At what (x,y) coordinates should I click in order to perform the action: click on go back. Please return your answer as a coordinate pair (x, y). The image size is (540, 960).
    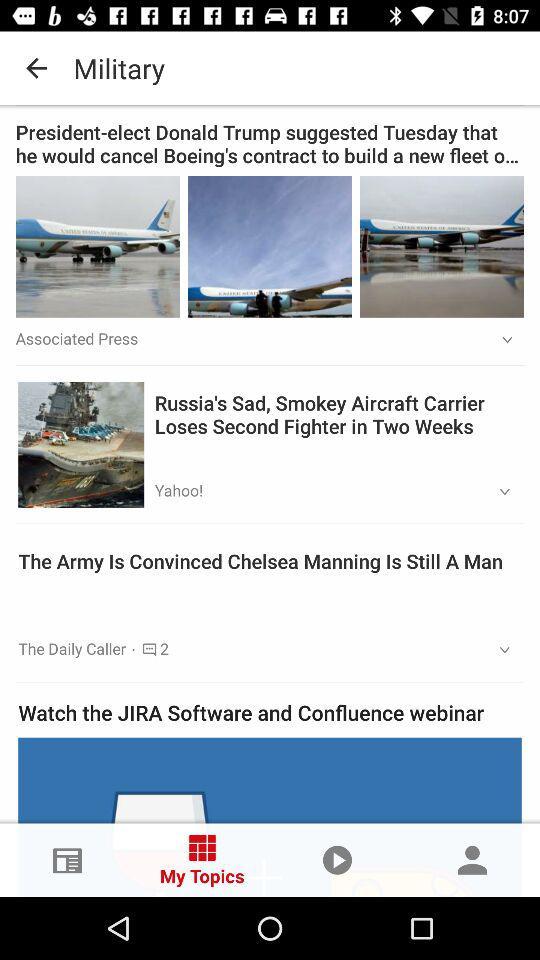
    Looking at the image, I should click on (270, 68).